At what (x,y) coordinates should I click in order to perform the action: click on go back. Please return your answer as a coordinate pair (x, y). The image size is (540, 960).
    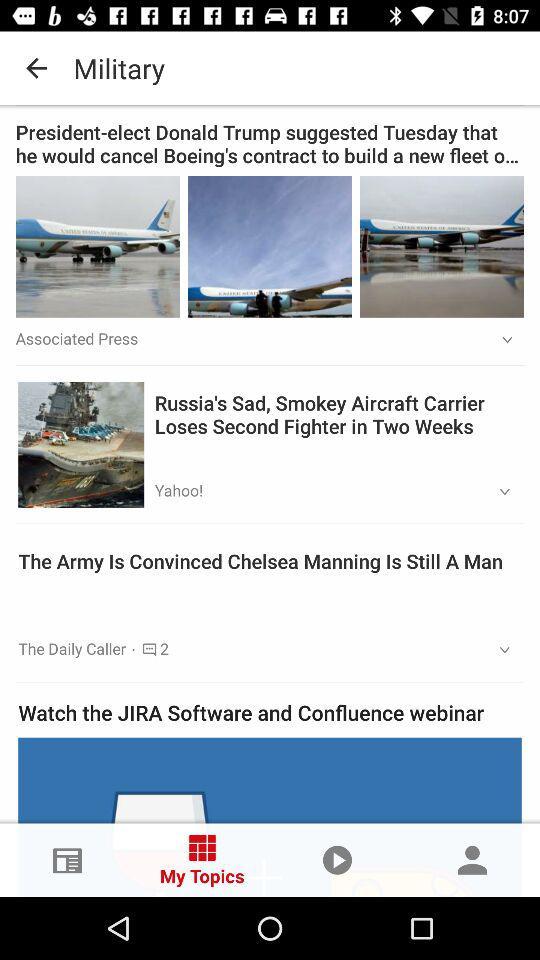
    Looking at the image, I should click on (270, 68).